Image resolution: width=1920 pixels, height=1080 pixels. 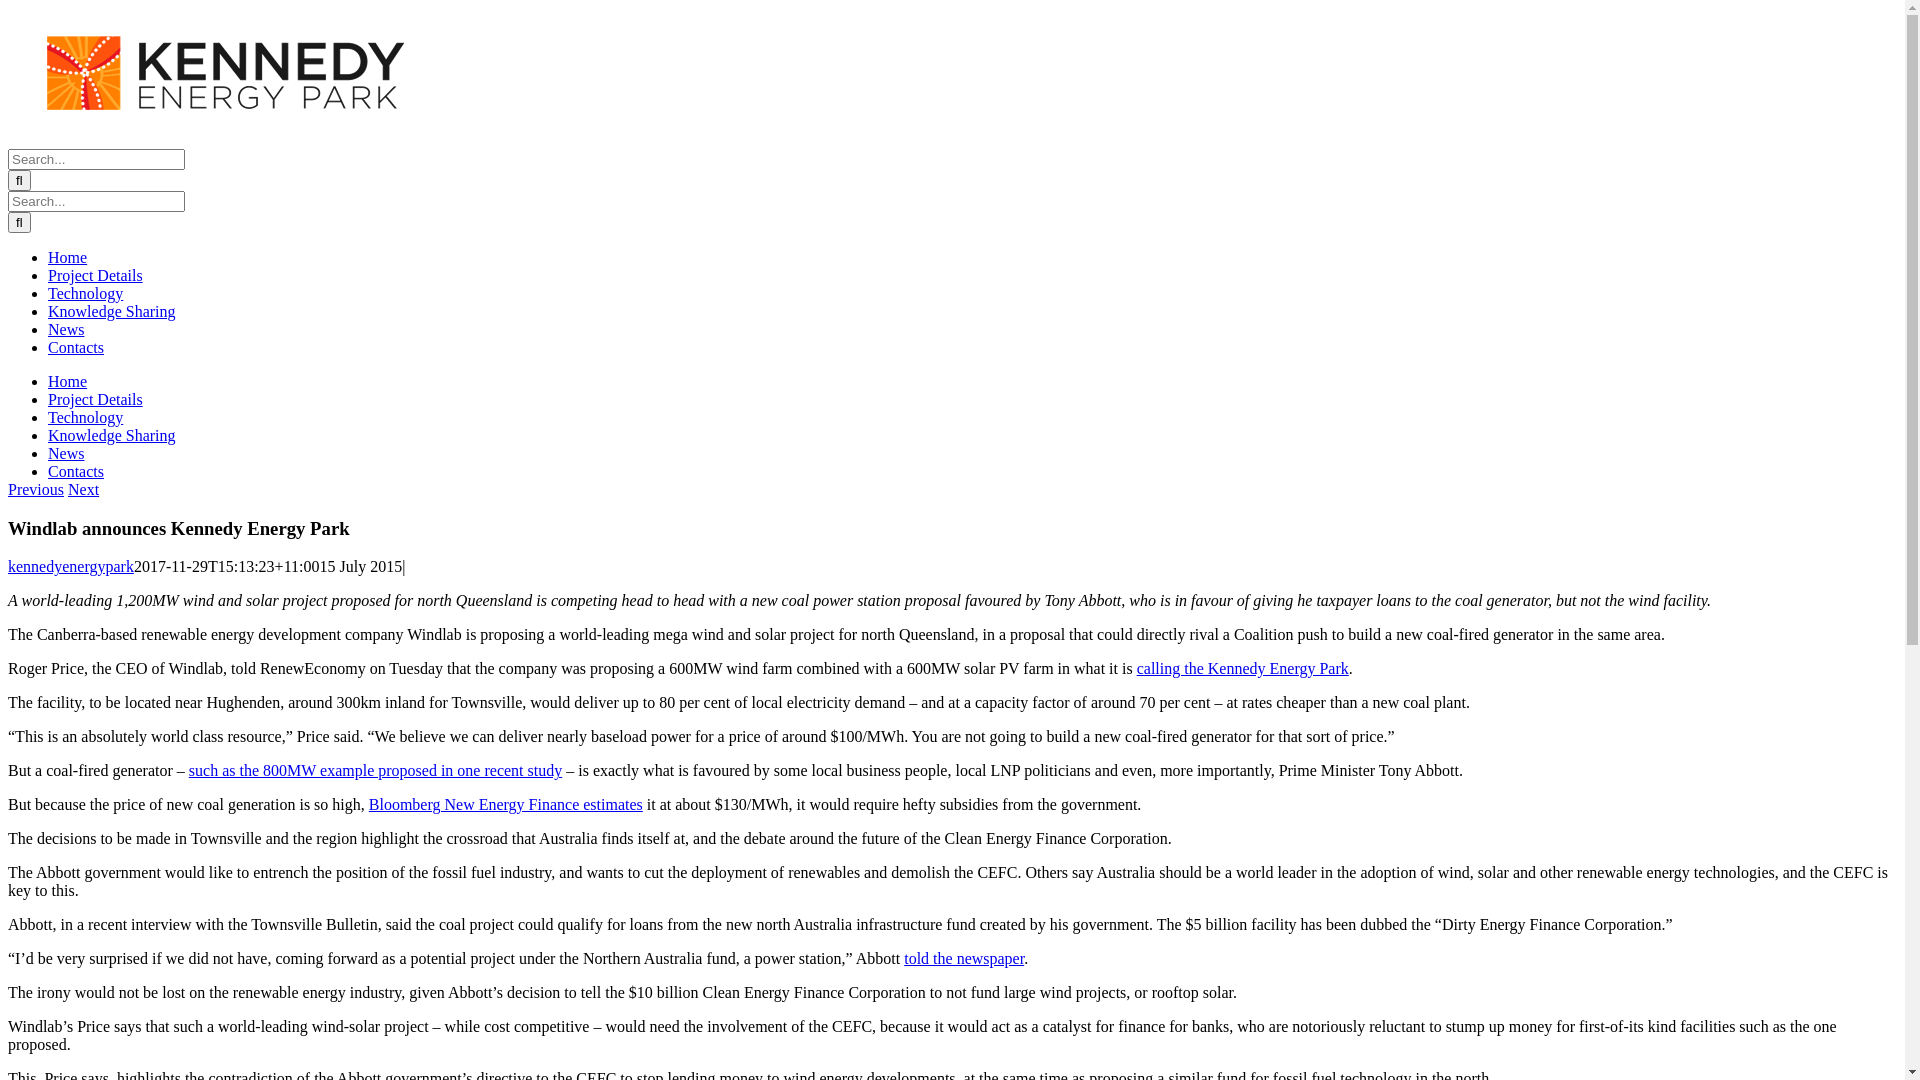 I want to click on 'Home', so click(x=67, y=381).